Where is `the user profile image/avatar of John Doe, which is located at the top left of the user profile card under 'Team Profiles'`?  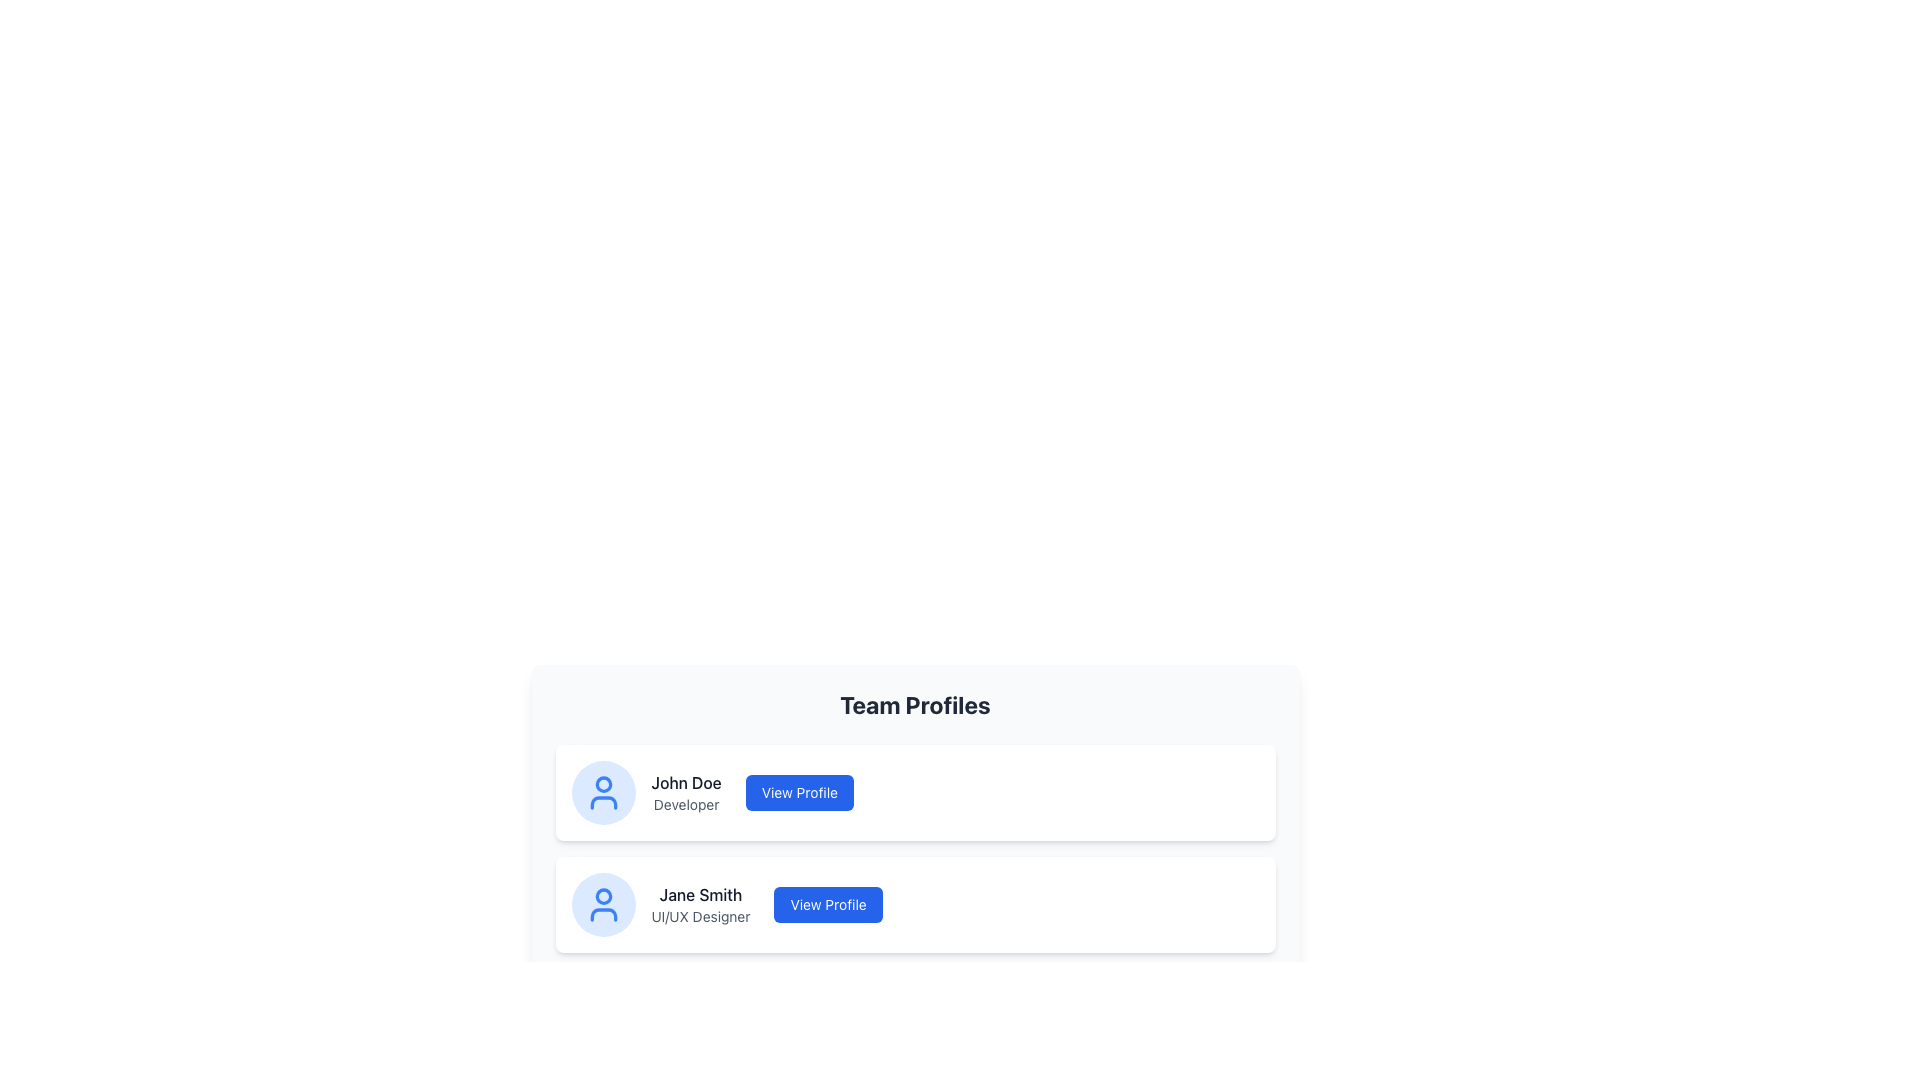 the user profile image/avatar of John Doe, which is located at the top left of the user profile card under 'Team Profiles' is located at coordinates (602, 792).